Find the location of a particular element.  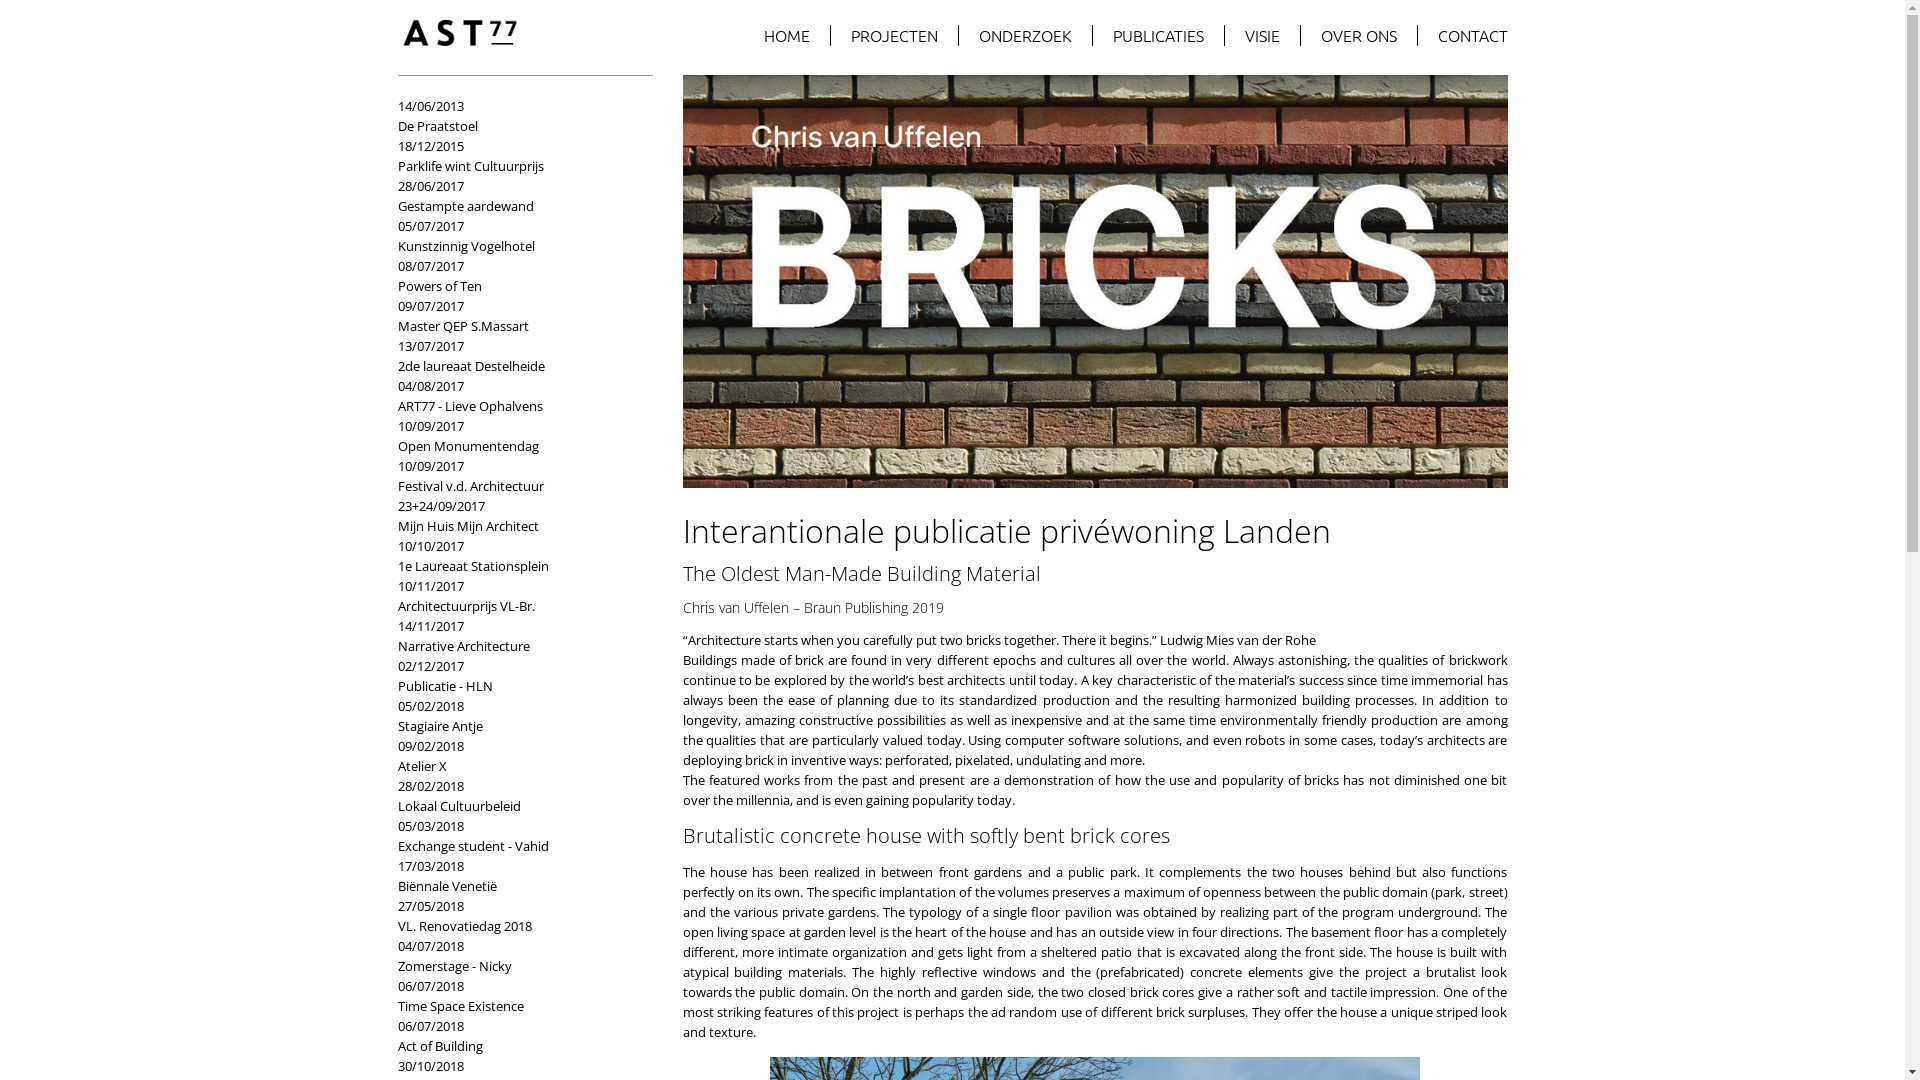

'OVER ONS' is located at coordinates (1358, 35).